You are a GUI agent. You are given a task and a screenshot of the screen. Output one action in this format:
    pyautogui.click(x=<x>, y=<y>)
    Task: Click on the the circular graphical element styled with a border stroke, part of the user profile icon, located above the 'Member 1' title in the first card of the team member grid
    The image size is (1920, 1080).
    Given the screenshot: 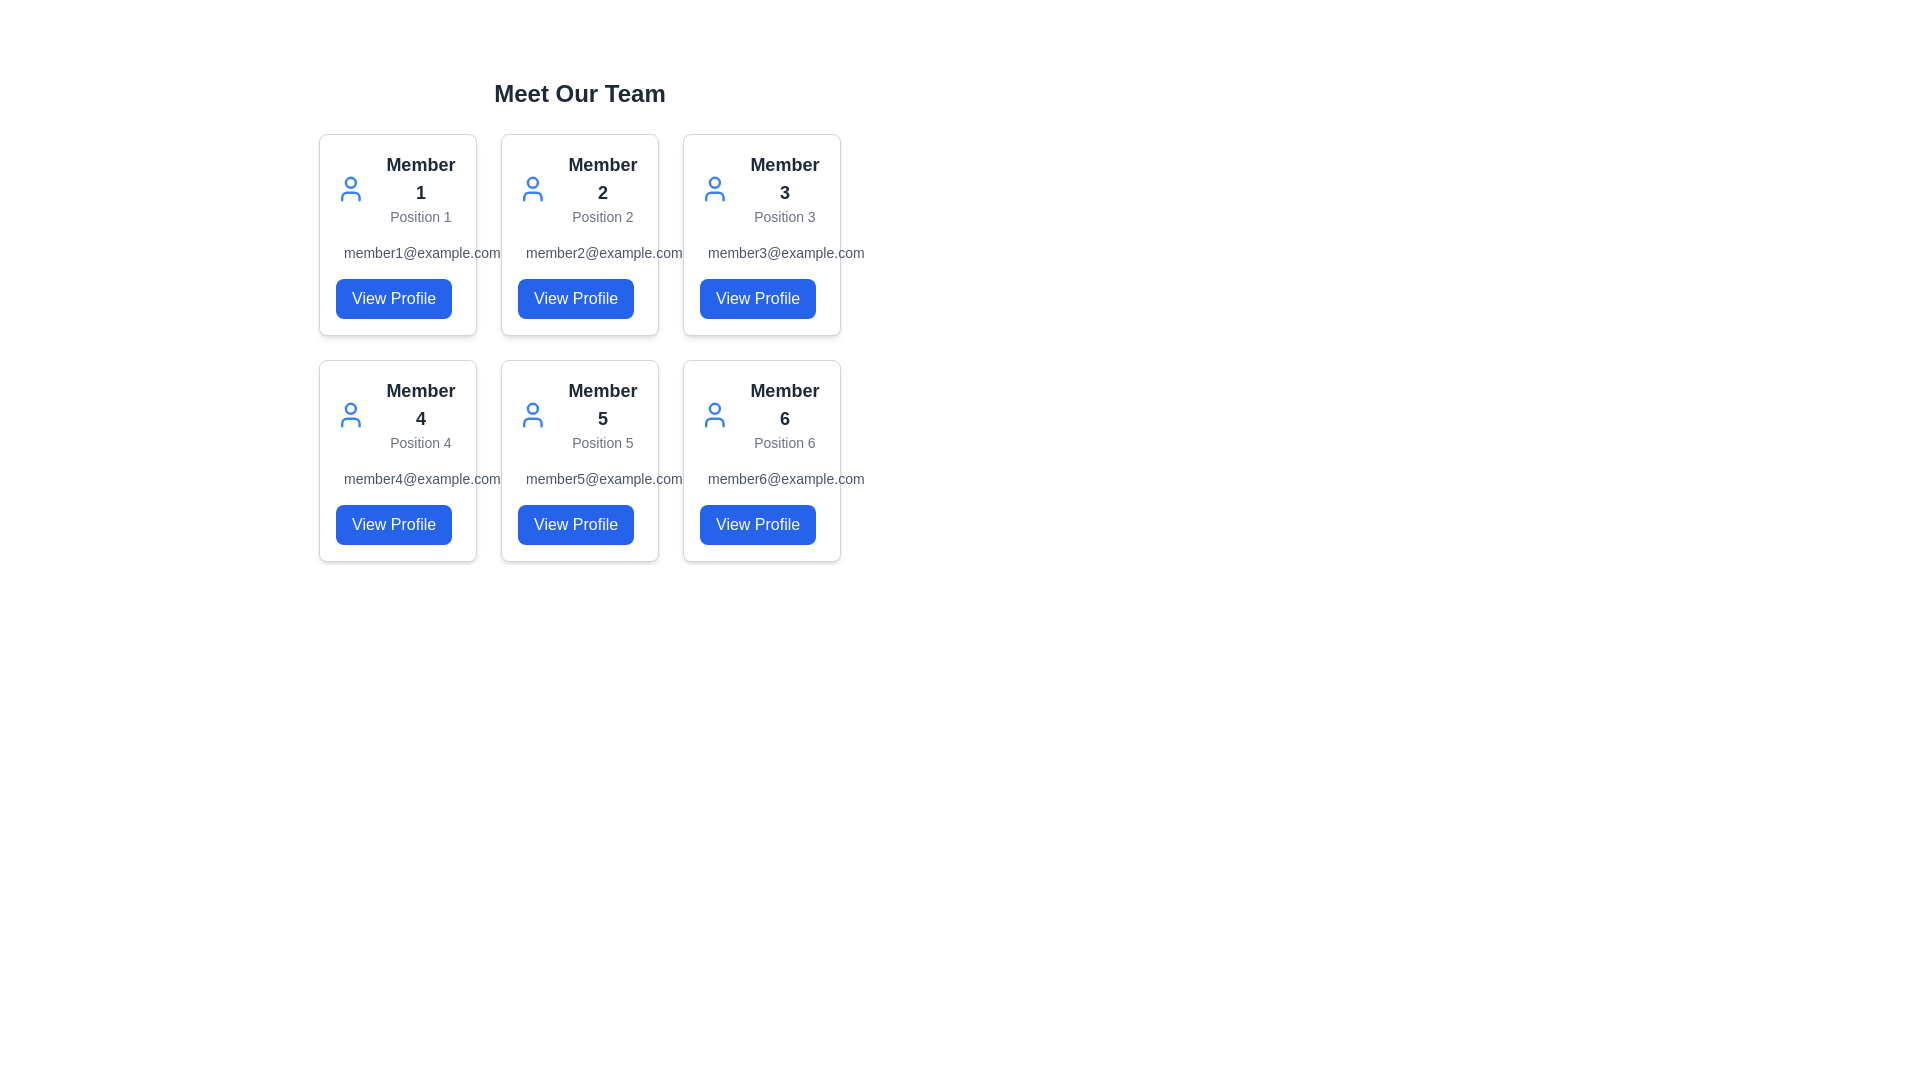 What is the action you would take?
    pyautogui.click(x=350, y=182)
    